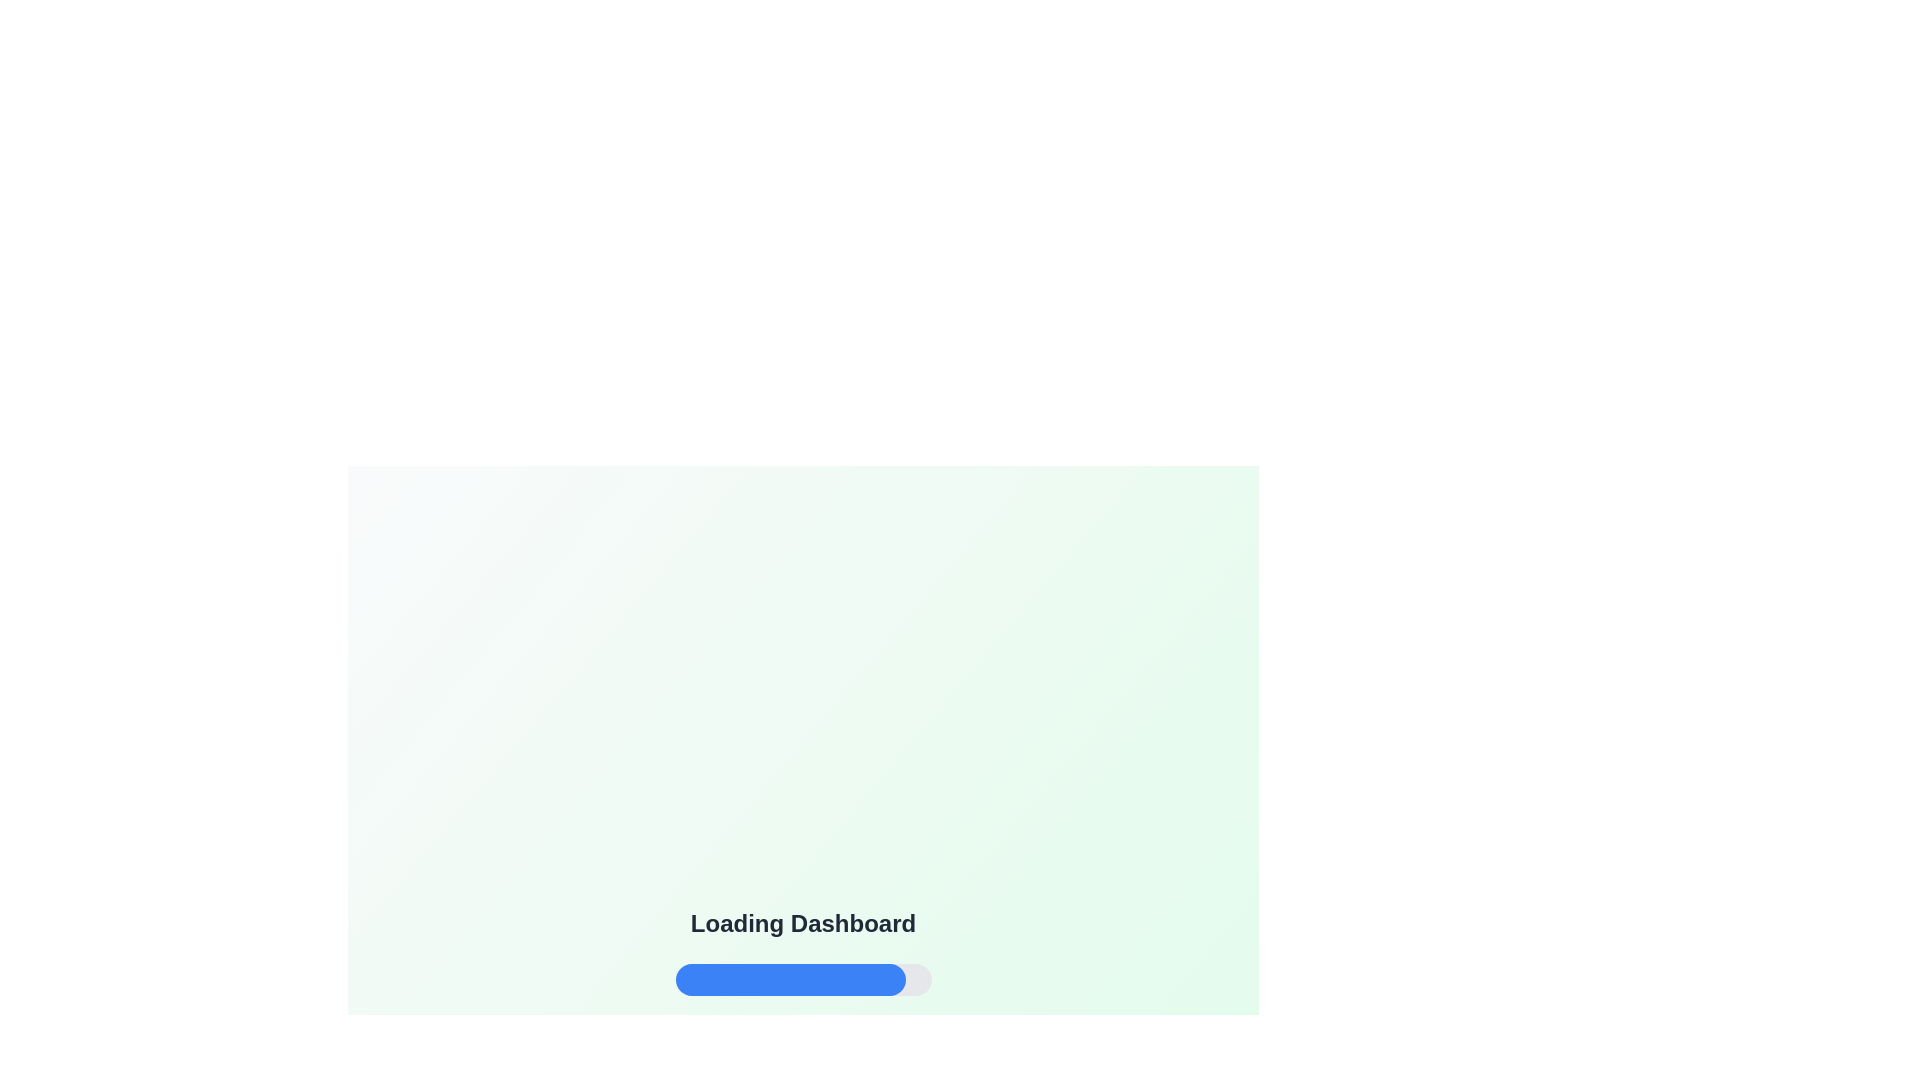 This screenshot has height=1080, width=1920. Describe the element at coordinates (803, 924) in the screenshot. I see `text displayed in the text label that says 'Loading Dashboard', which is centrally aligned and positioned above other elements like a progress bar` at that location.